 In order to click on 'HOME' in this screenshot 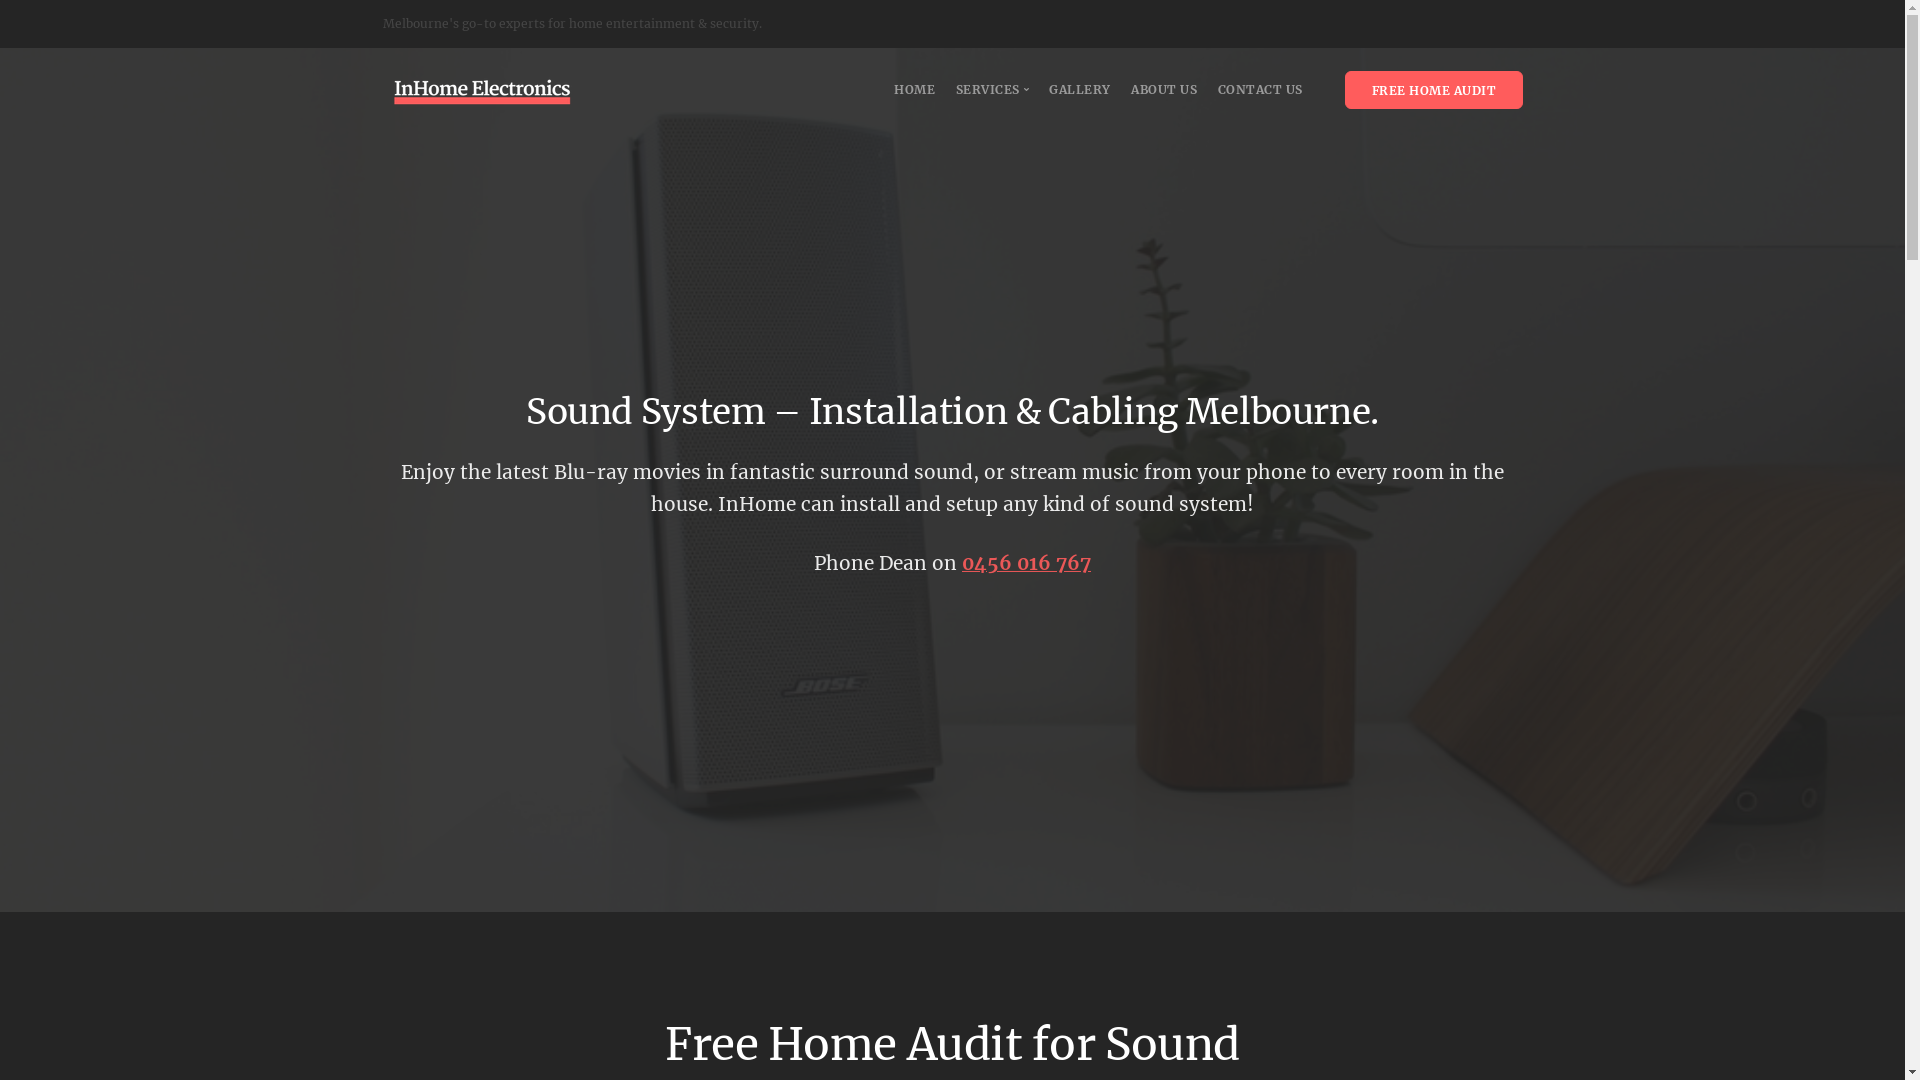, I will do `click(892, 88)`.